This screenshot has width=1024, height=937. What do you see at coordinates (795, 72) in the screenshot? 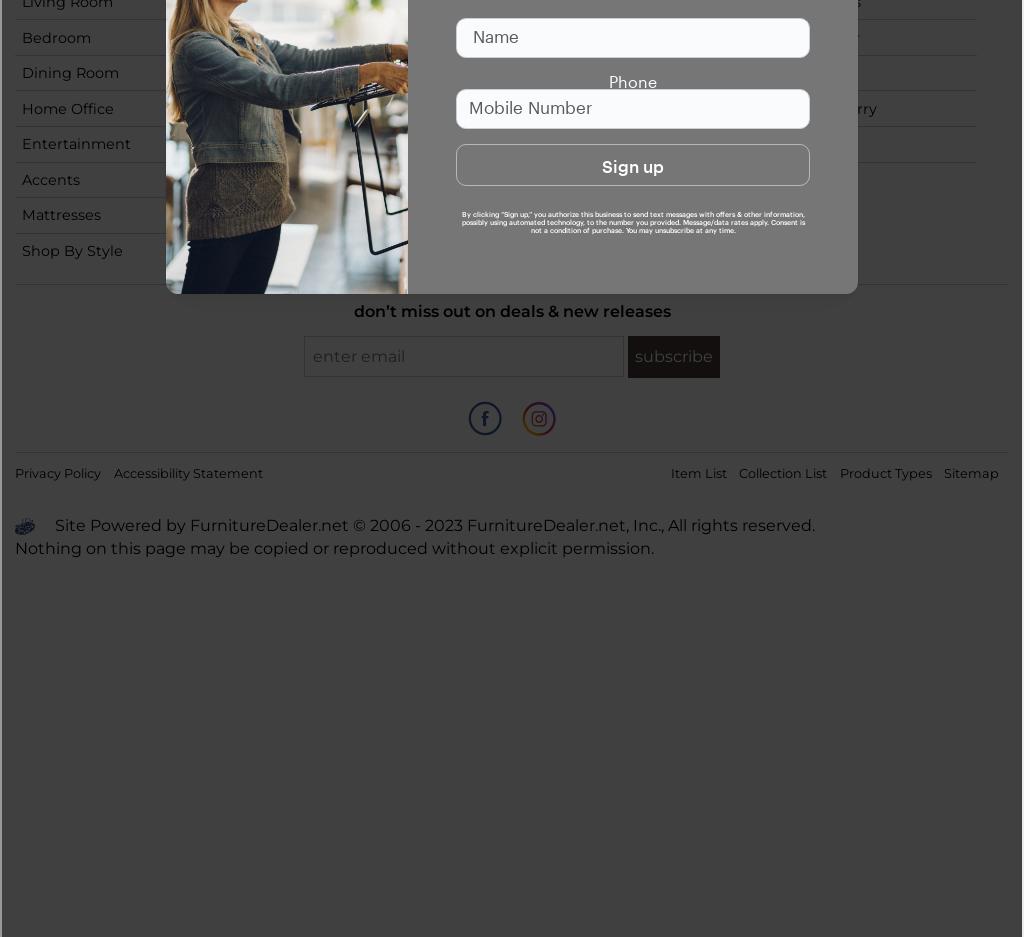
I see `'Current Ad'` at bounding box center [795, 72].